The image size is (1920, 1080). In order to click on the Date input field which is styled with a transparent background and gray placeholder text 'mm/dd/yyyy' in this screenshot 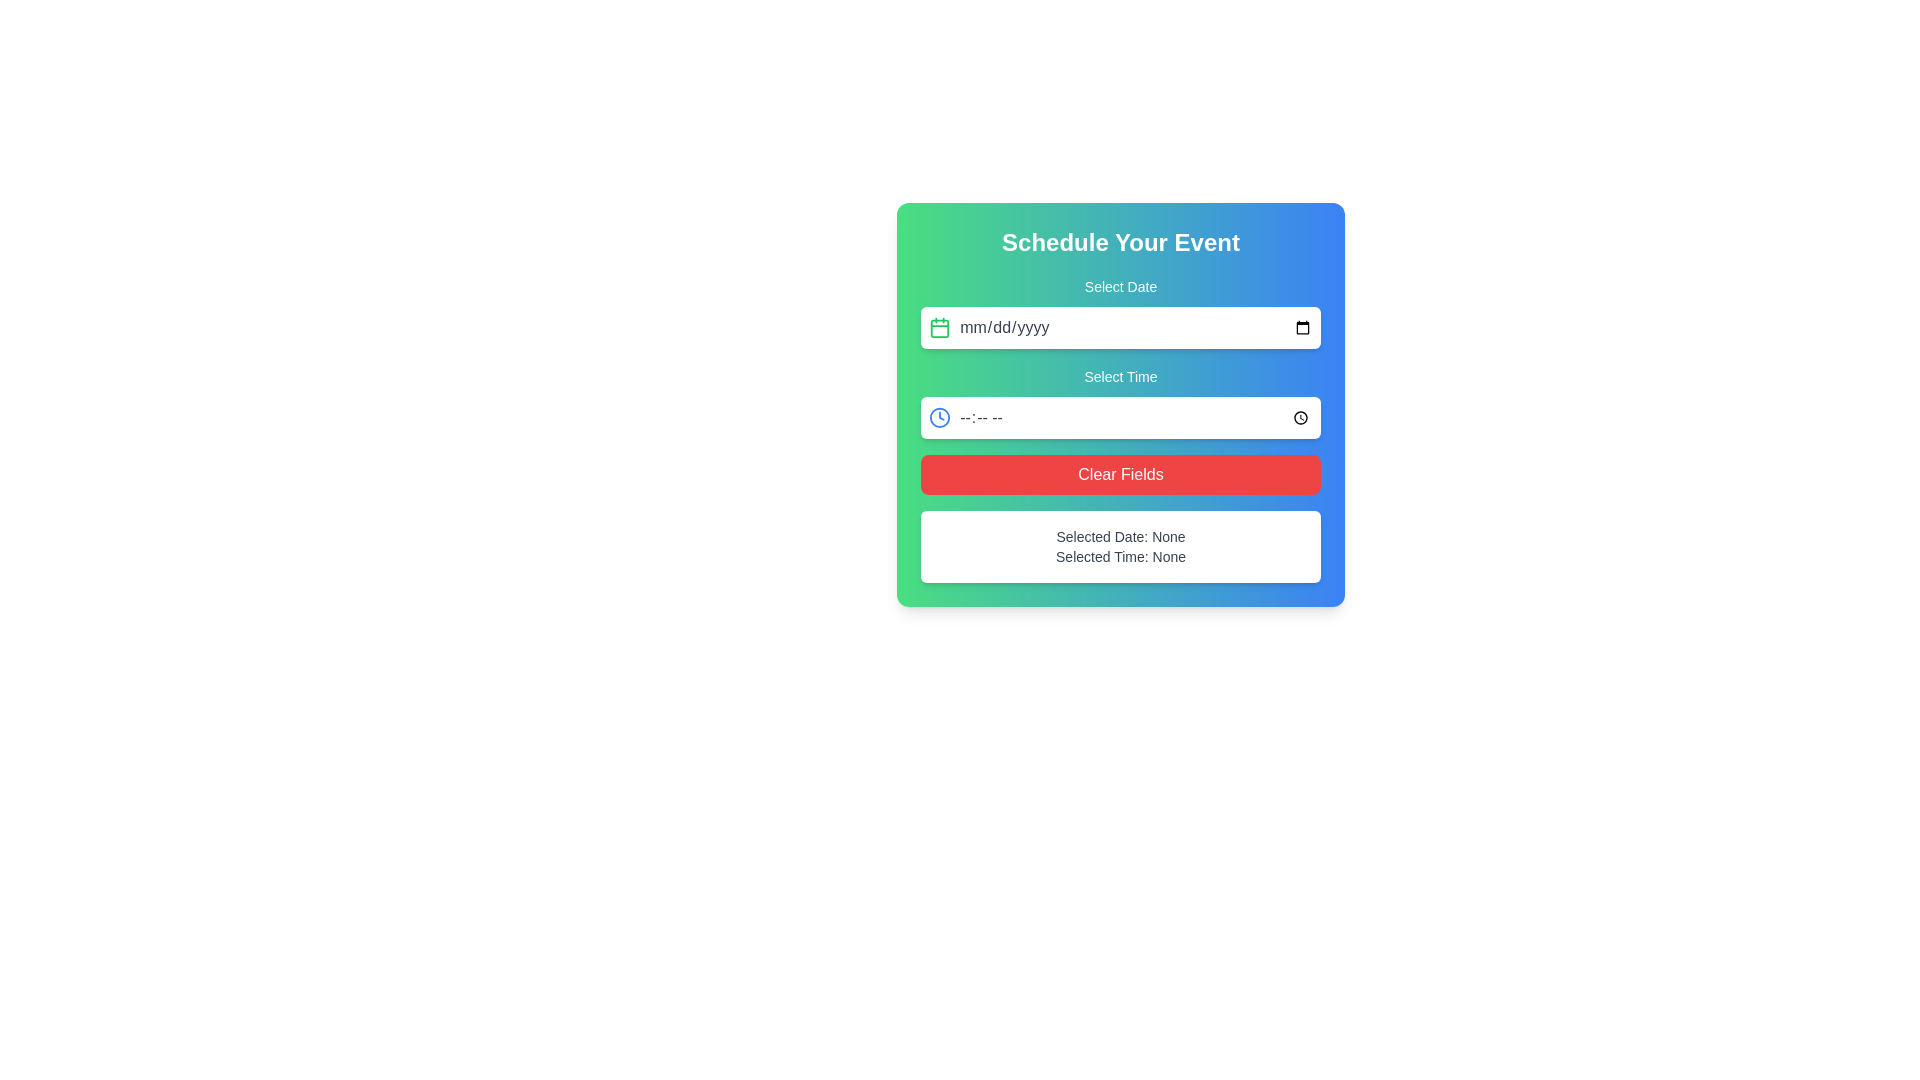, I will do `click(1136, 326)`.